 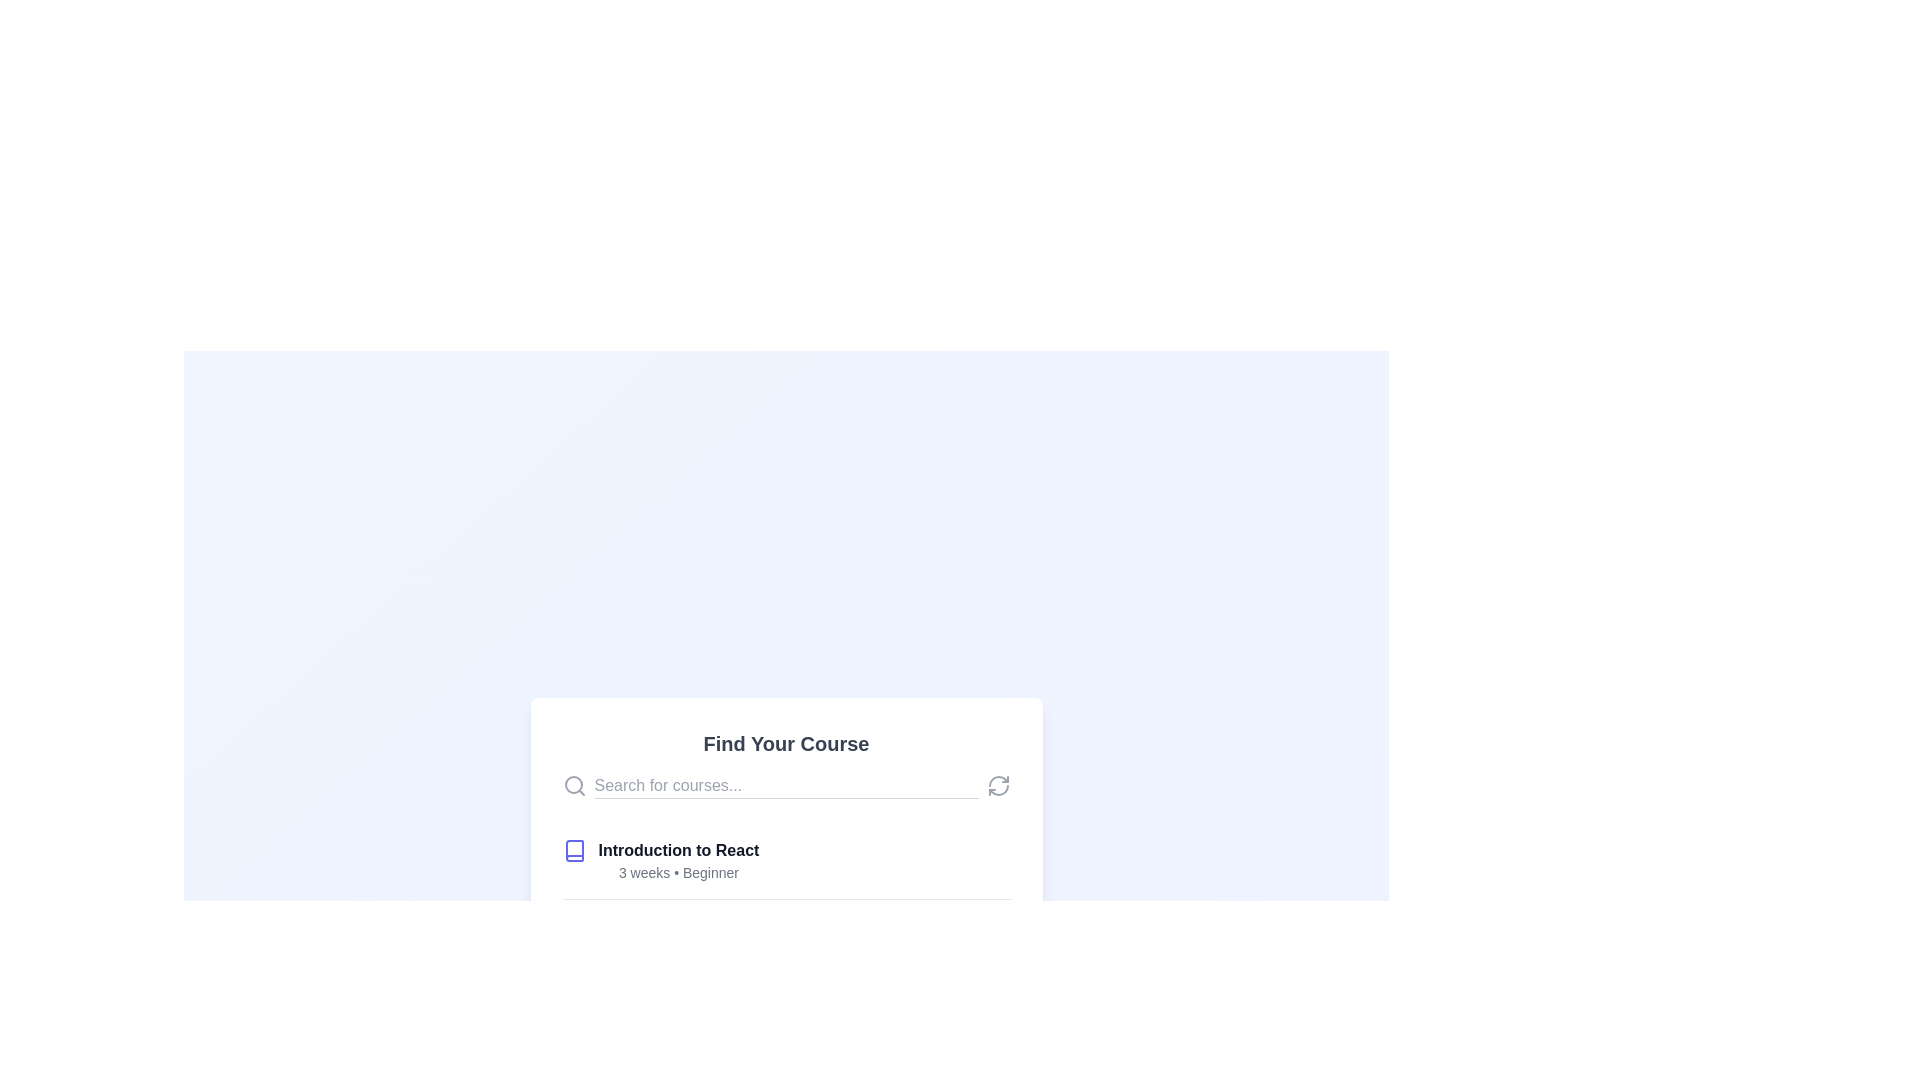 What do you see at coordinates (678, 859) in the screenshot?
I see `text content of the Text block displaying course details, which includes 'Introduction to React' and '3 weeks • Beginner'` at bounding box center [678, 859].